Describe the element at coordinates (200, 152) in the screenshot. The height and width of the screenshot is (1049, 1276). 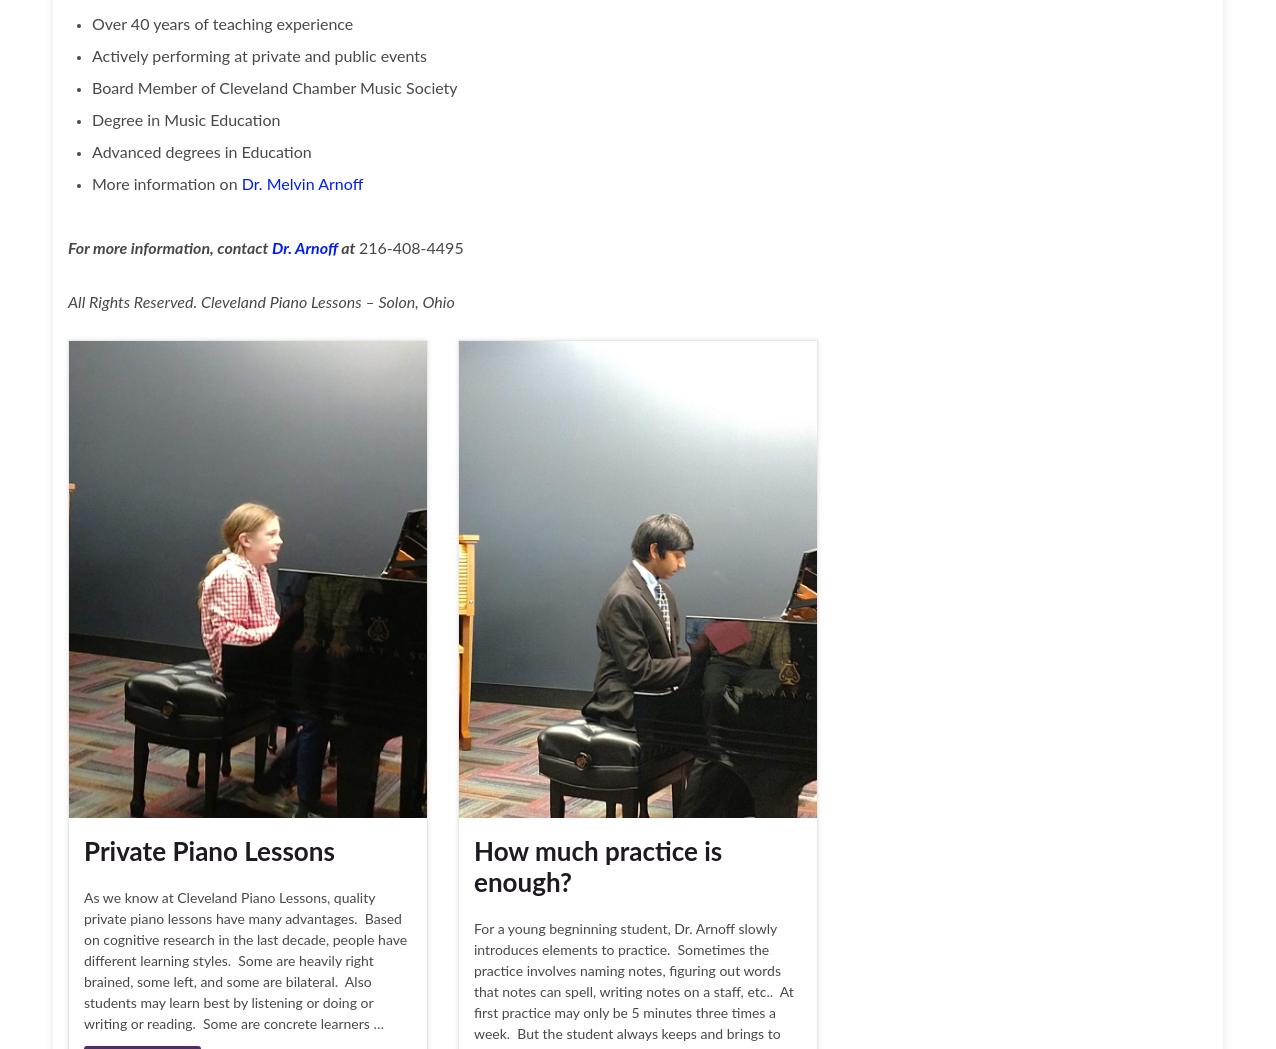
I see `'Advanced degrees in Education'` at that location.